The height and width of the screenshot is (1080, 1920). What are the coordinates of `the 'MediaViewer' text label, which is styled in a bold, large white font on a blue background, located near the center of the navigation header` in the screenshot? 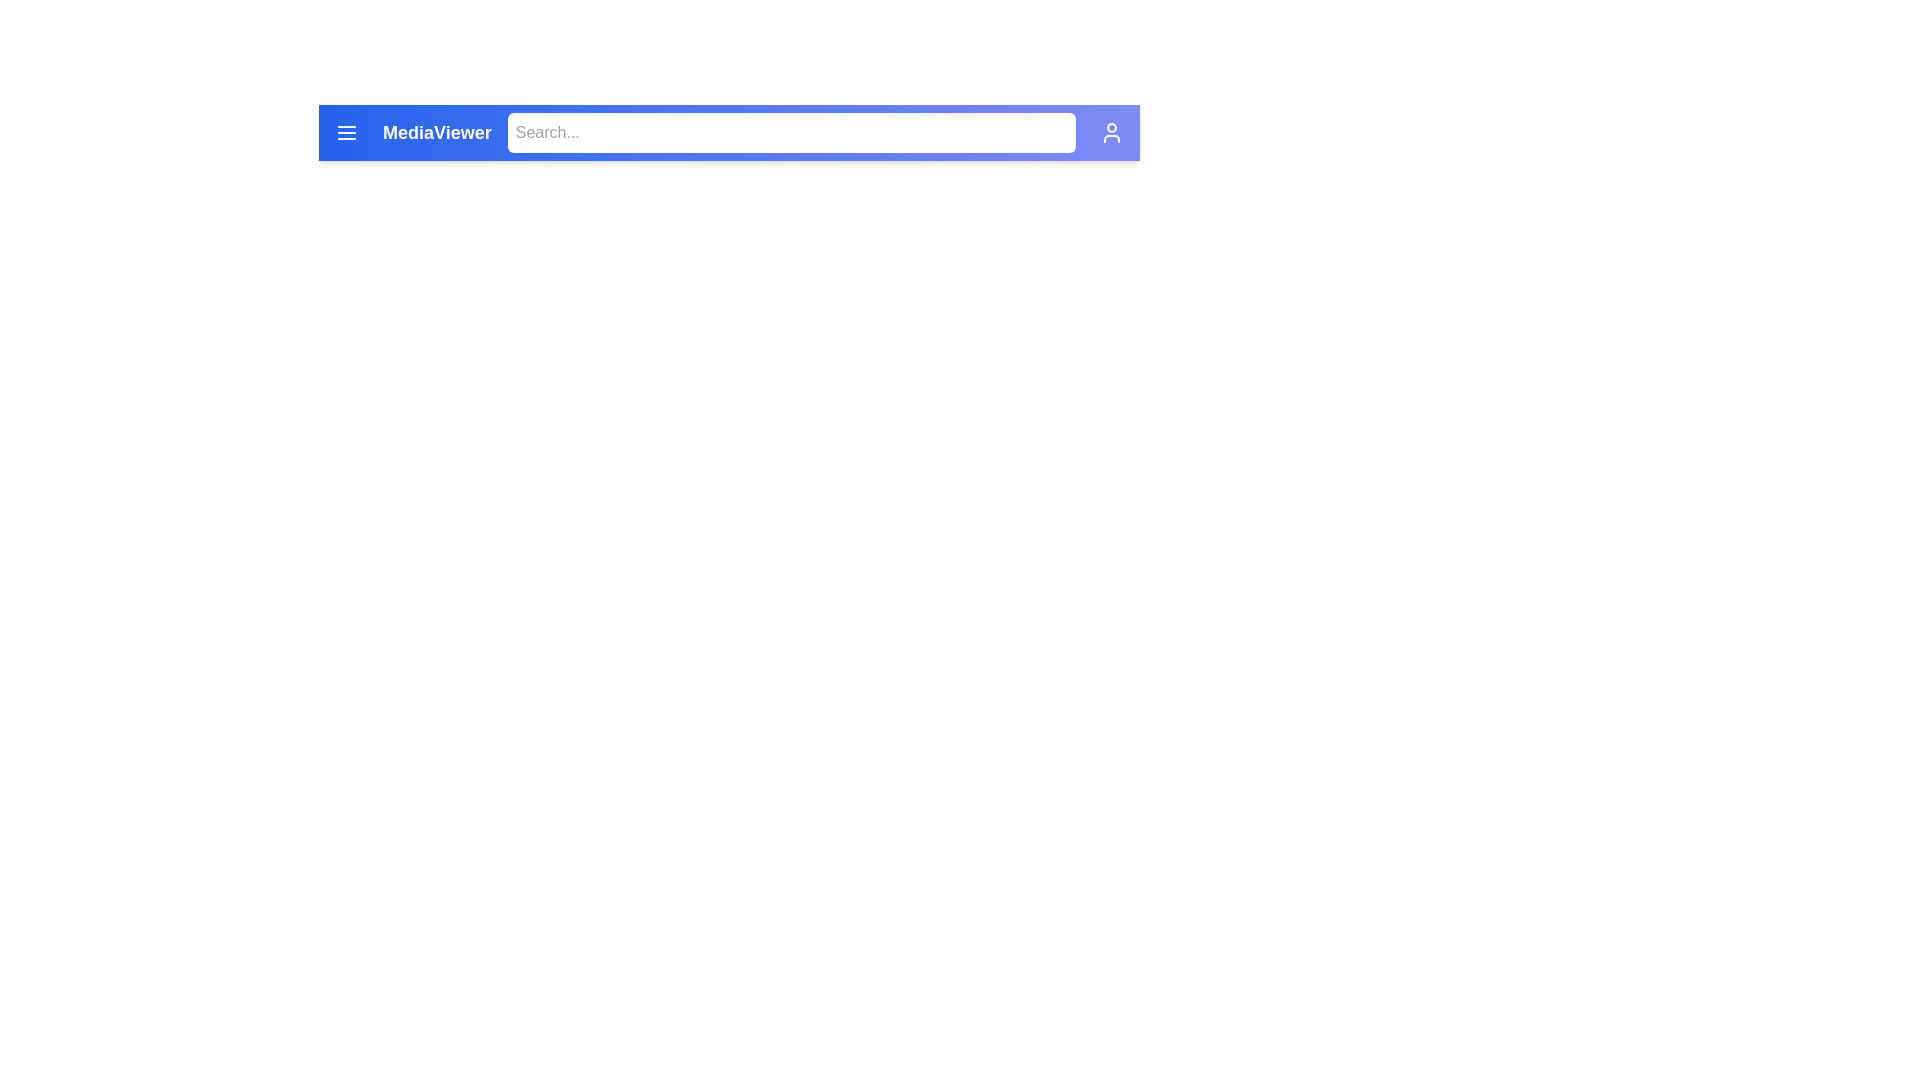 It's located at (436, 132).